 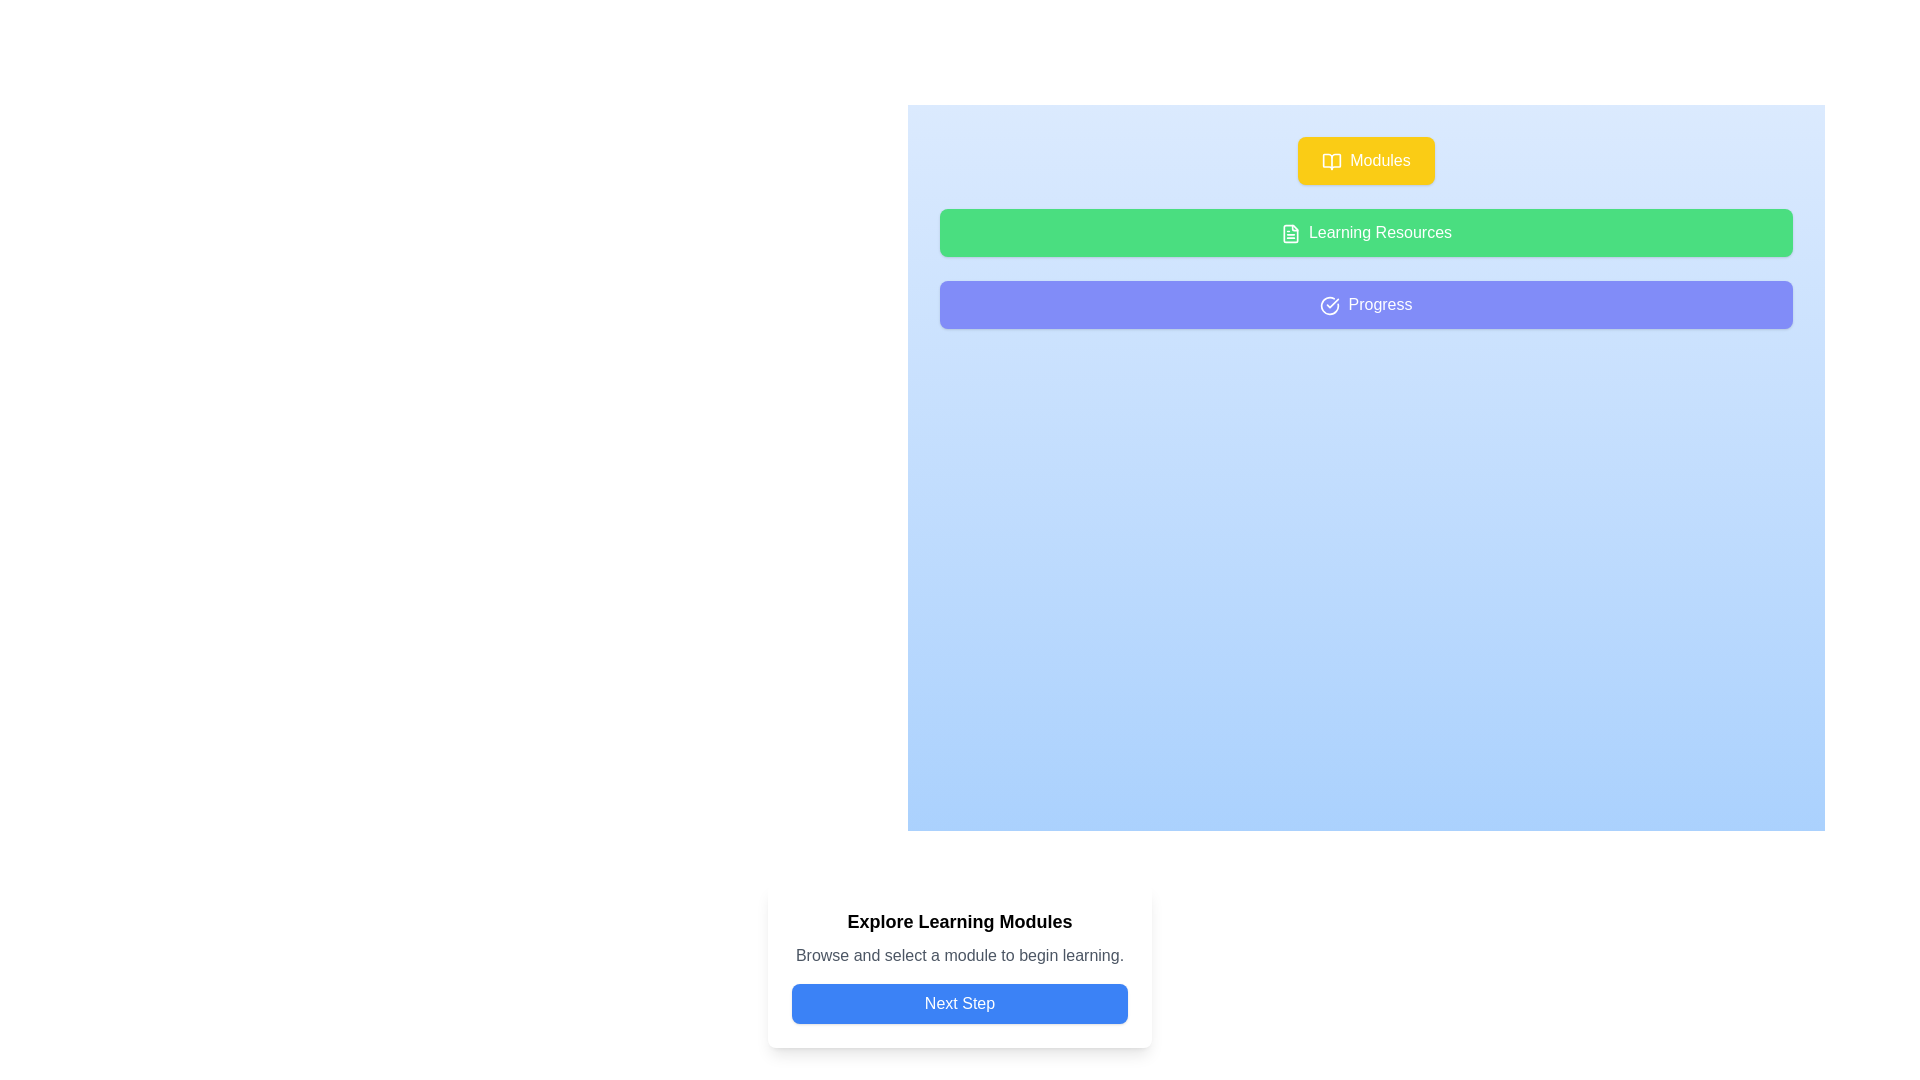 I want to click on the navigational button labeled 'Modules', which is positioned at the top of the list above 'Learning Resources' and 'Progress', so click(x=1365, y=160).